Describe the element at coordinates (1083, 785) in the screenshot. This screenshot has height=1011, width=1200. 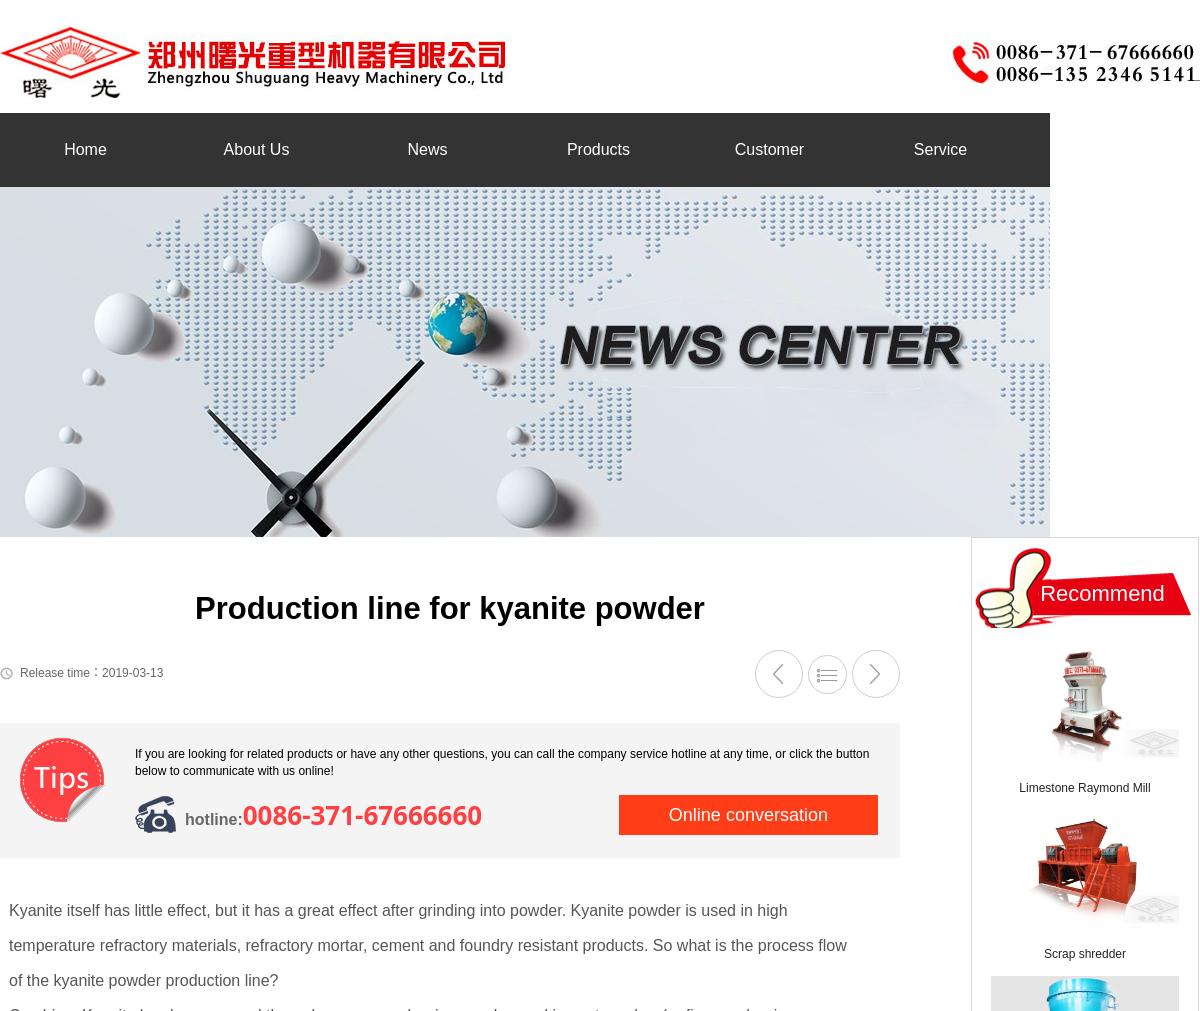
I see `'Limestone Raymond Mill'` at that location.